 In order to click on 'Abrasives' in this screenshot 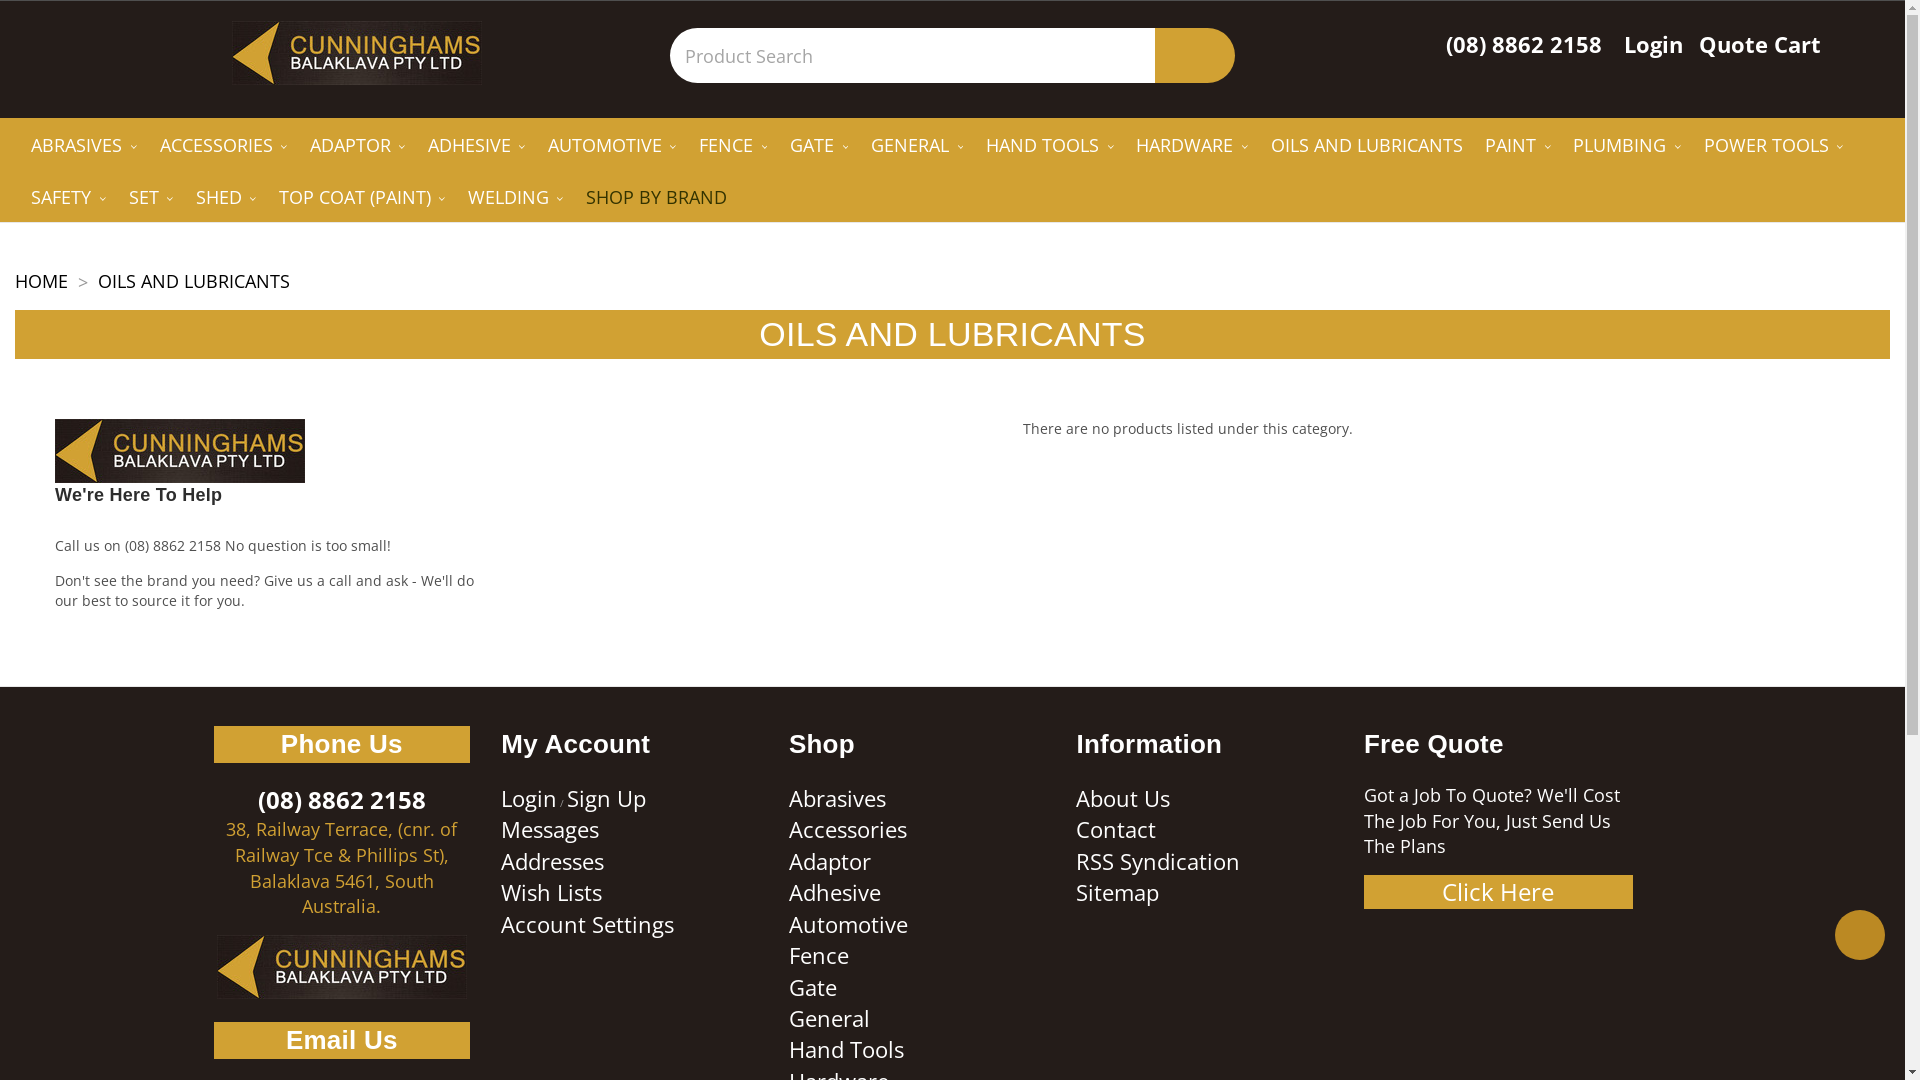, I will do `click(787, 797)`.